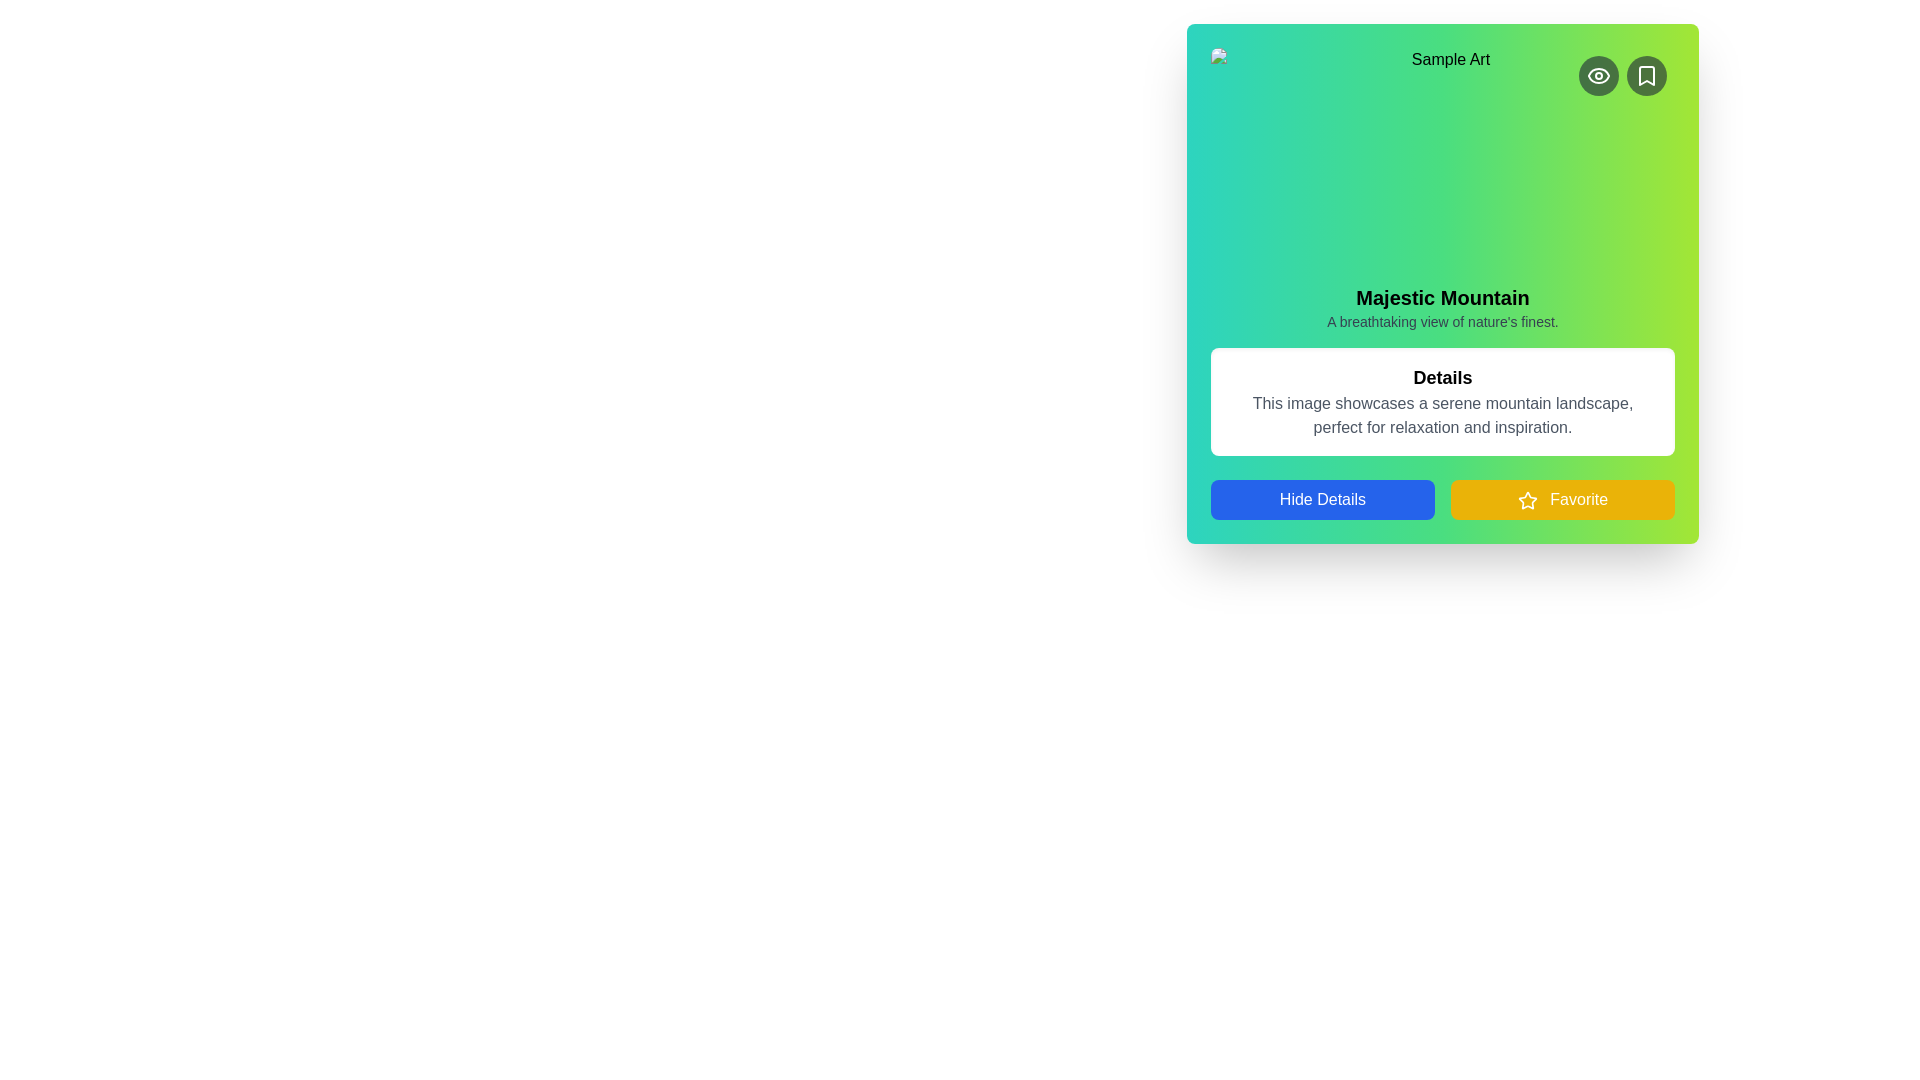  Describe the element at coordinates (1443, 415) in the screenshot. I see `descriptive text paragraph located below the 'Details' header in the green and yellow gradient card interface` at that location.